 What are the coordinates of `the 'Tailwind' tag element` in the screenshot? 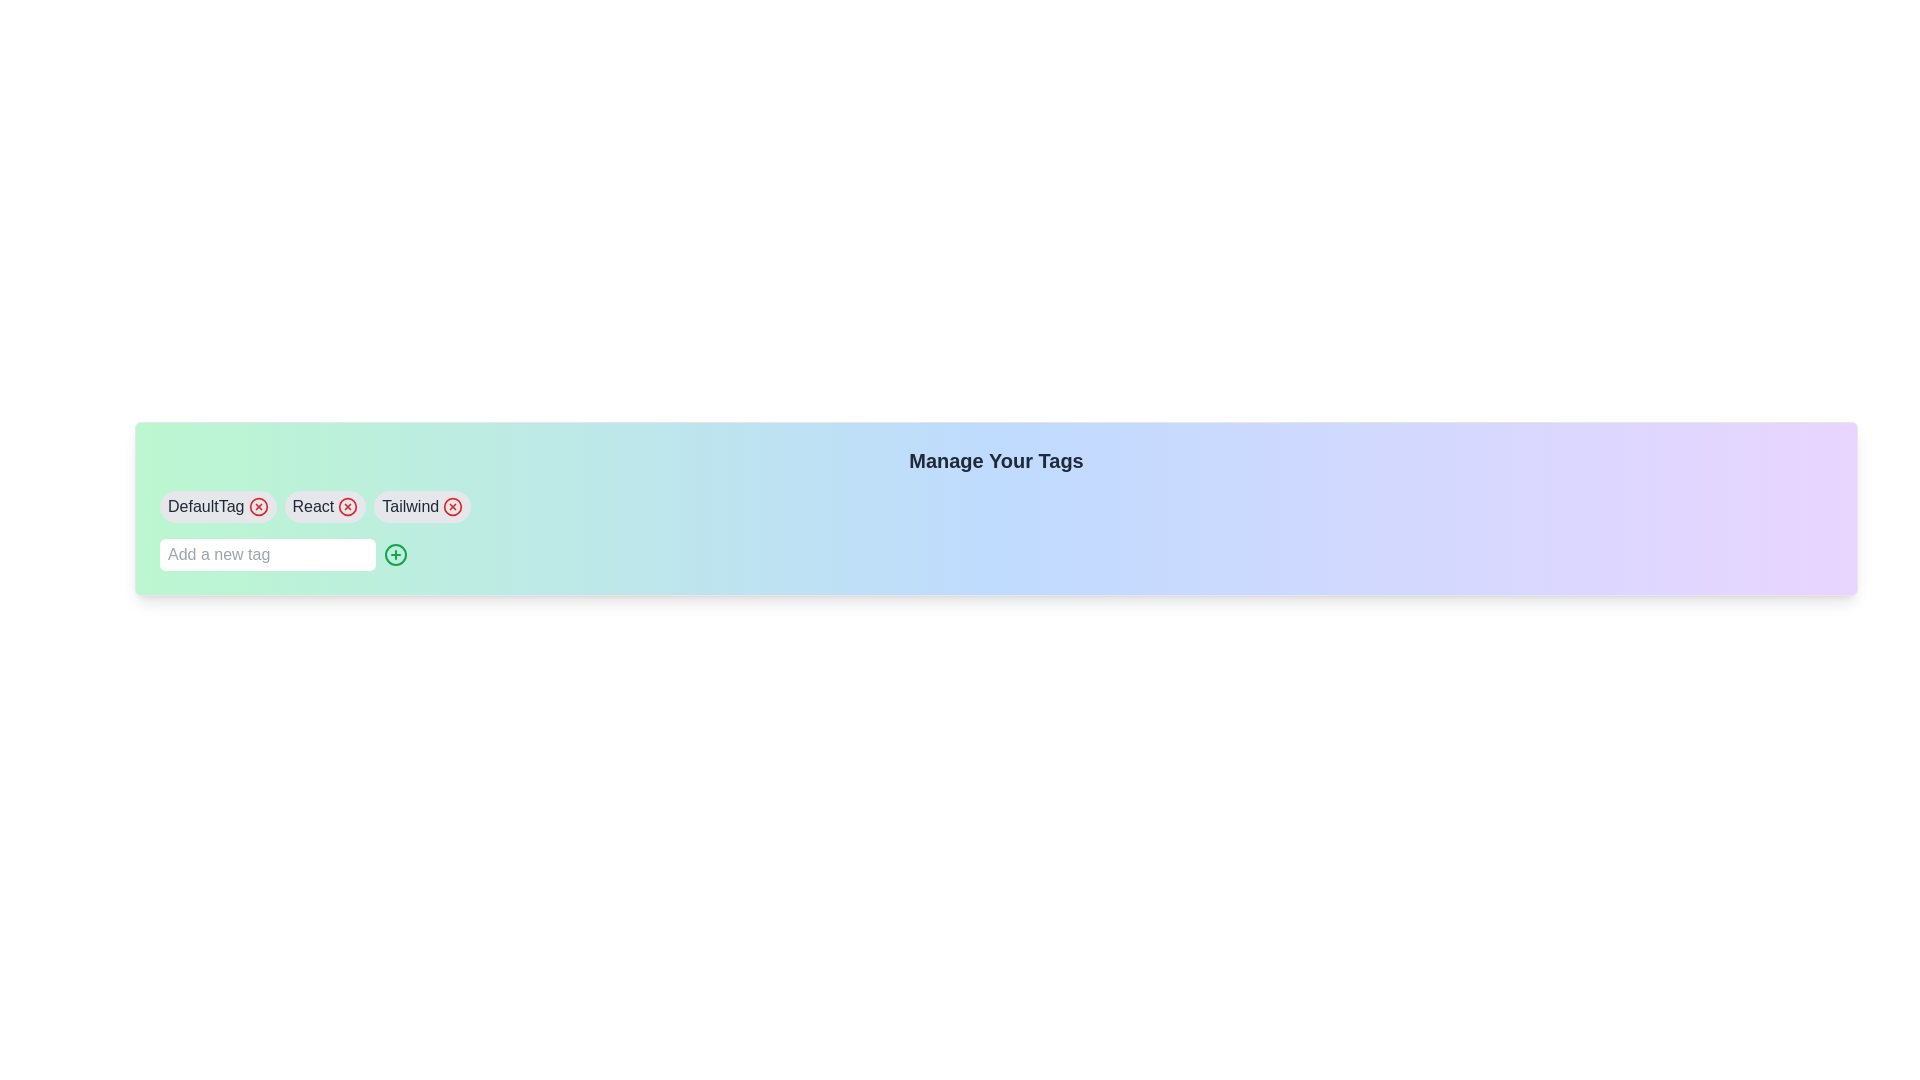 It's located at (421, 505).